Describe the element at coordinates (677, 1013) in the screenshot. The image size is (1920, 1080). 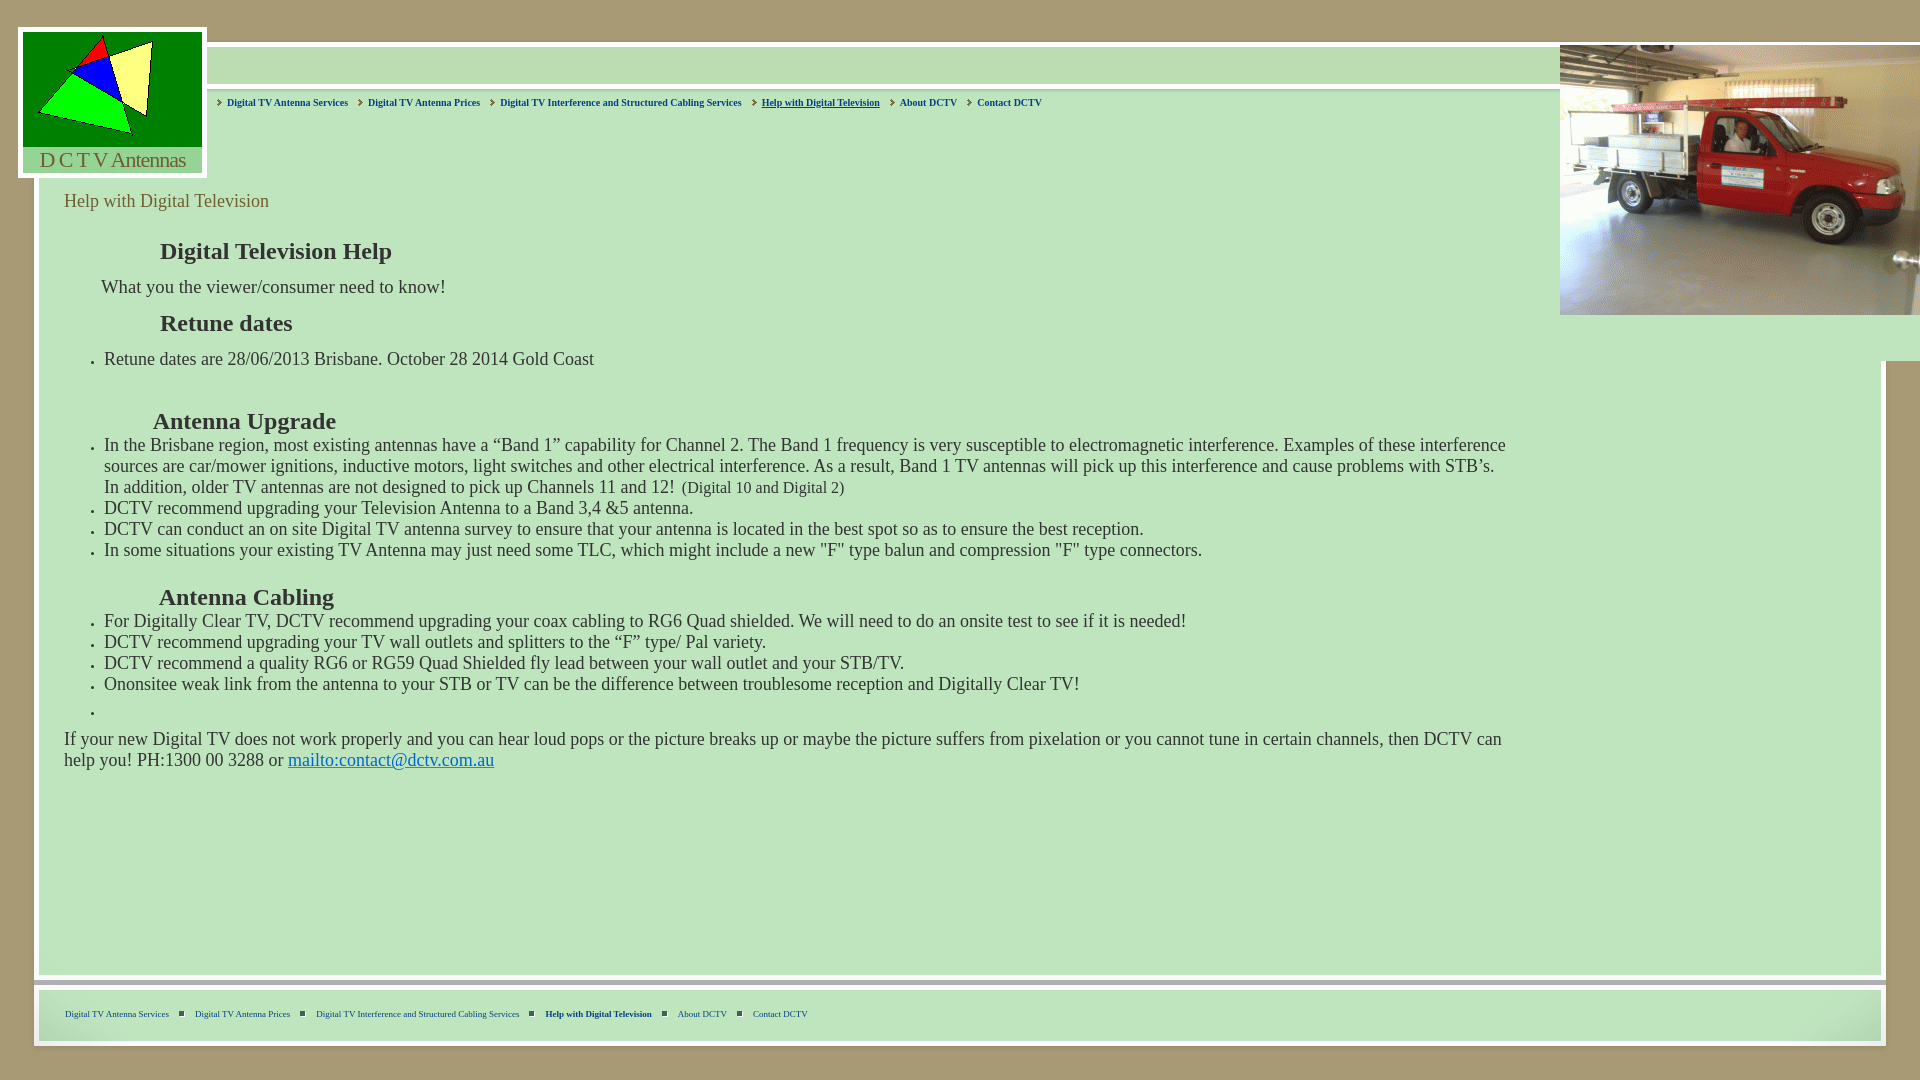
I see `'About DCTV'` at that location.